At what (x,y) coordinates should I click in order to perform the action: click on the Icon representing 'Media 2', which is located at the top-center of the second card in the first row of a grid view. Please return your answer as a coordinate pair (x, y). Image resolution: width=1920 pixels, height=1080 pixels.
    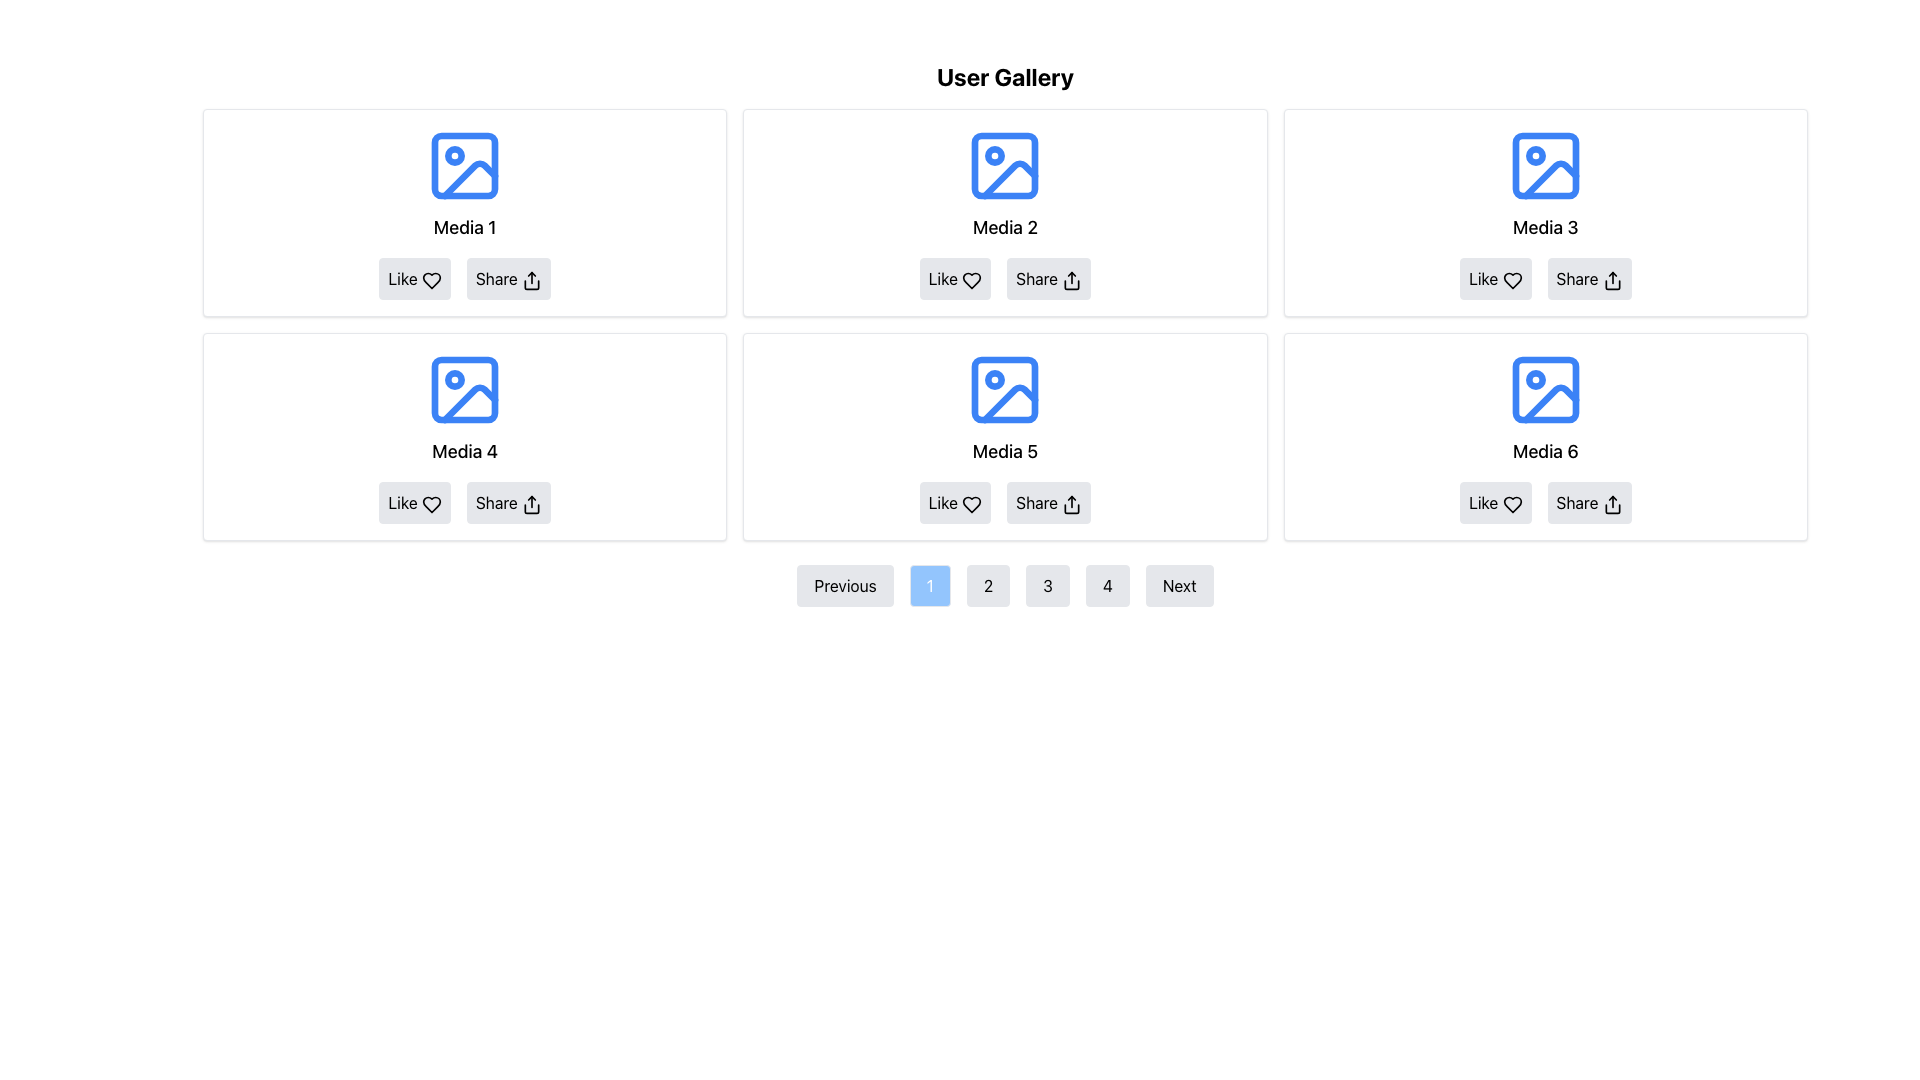
    Looking at the image, I should click on (1005, 164).